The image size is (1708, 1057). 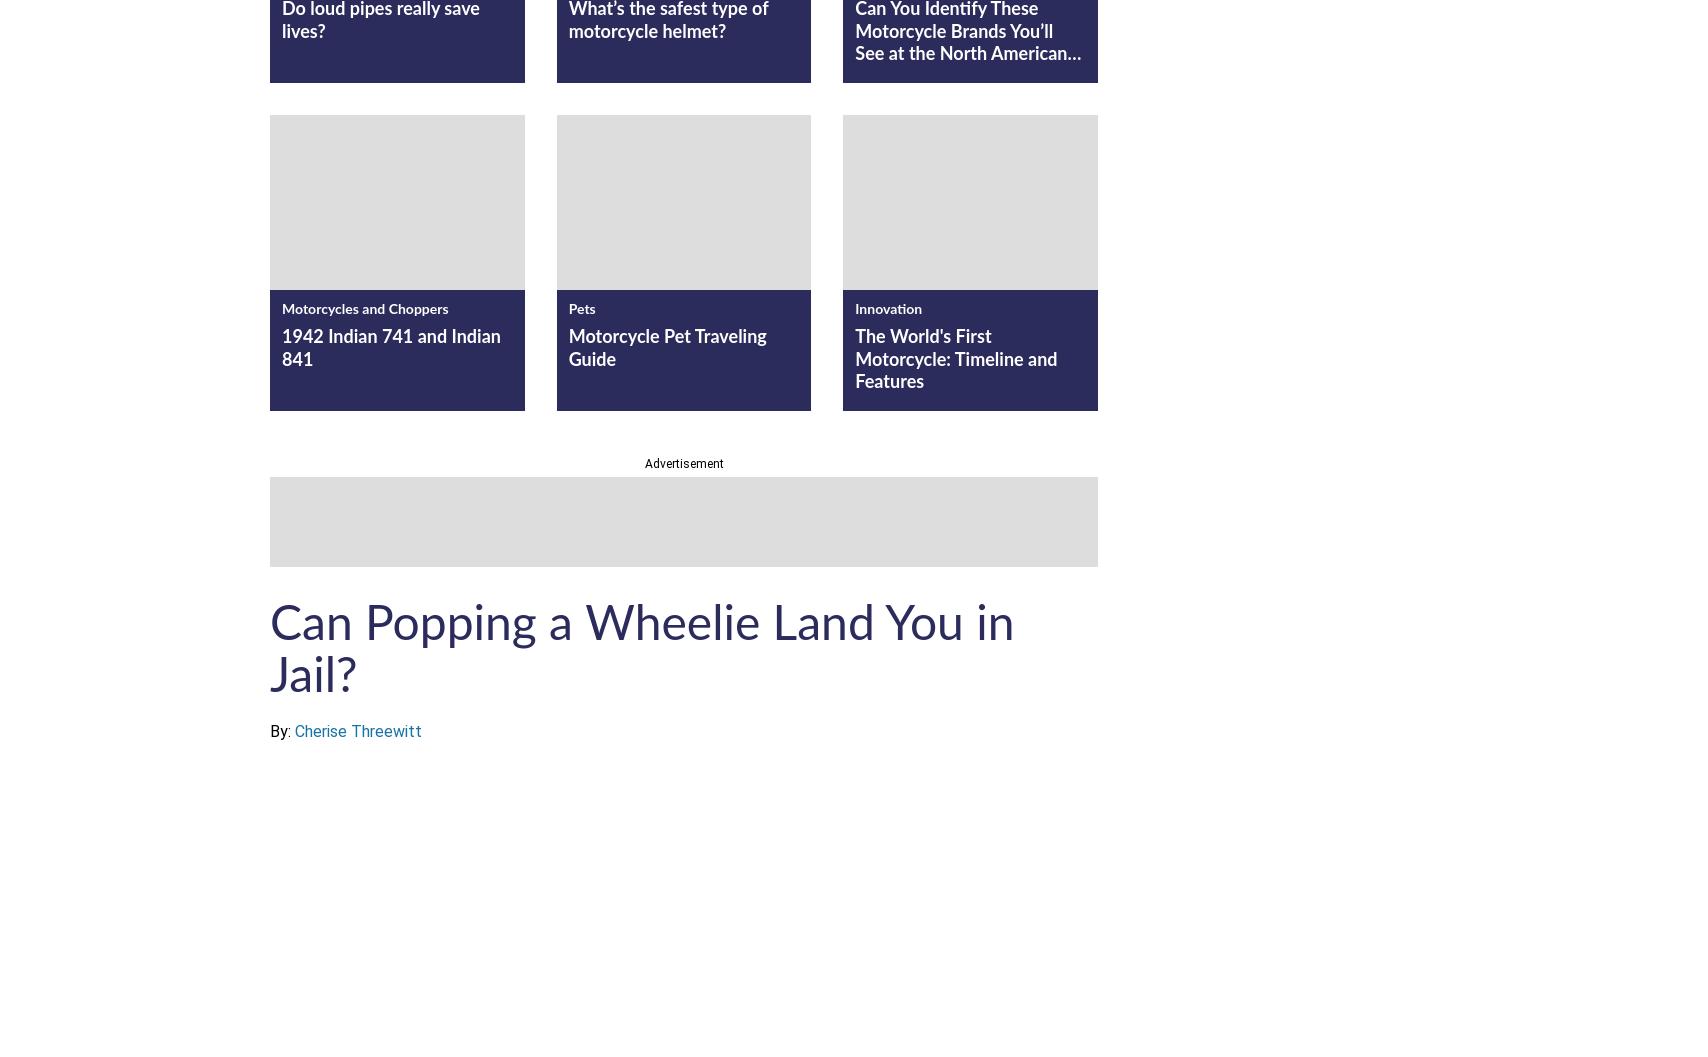 What do you see at coordinates (959, 43) in the screenshot?
I see `'Can You Identify These Motorcycle Brands You’ll See at the North American Motorcross Show?'` at bounding box center [959, 43].